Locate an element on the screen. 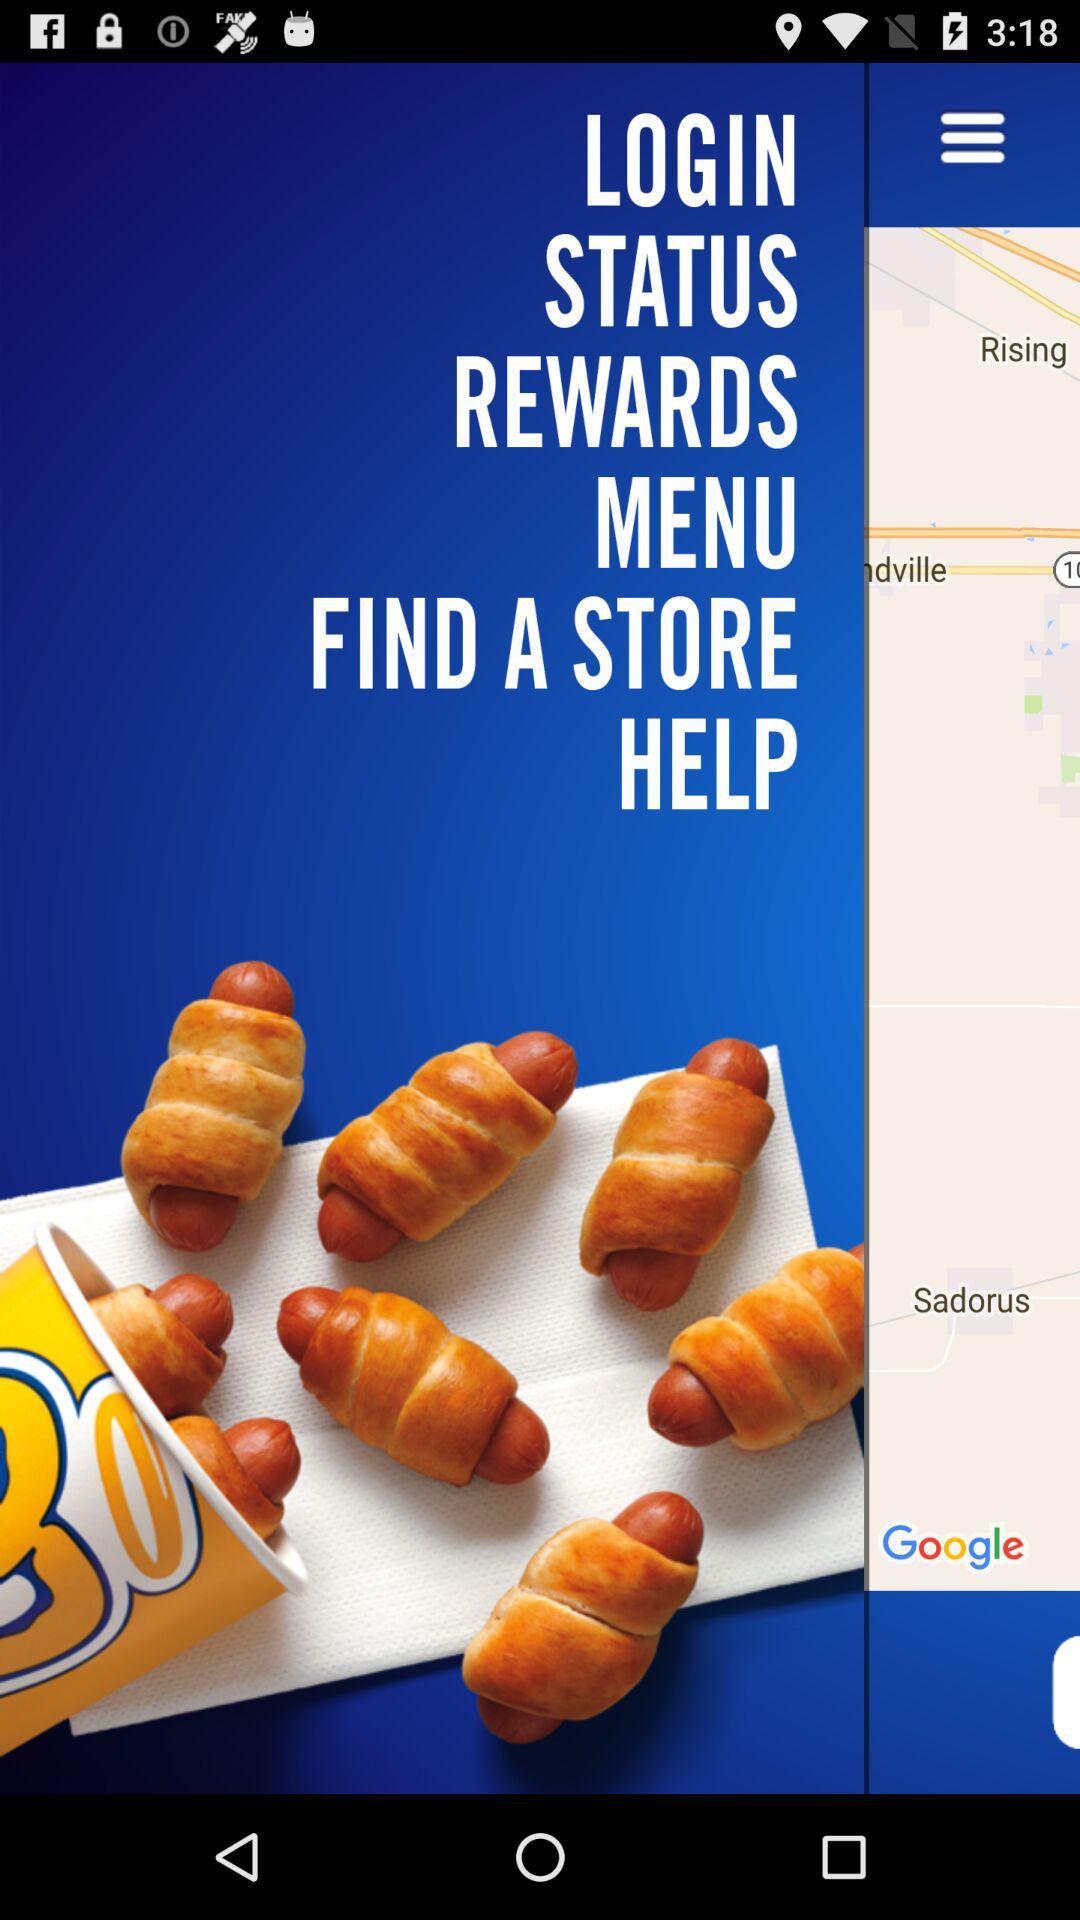  the menu icon is located at coordinates (971, 148).